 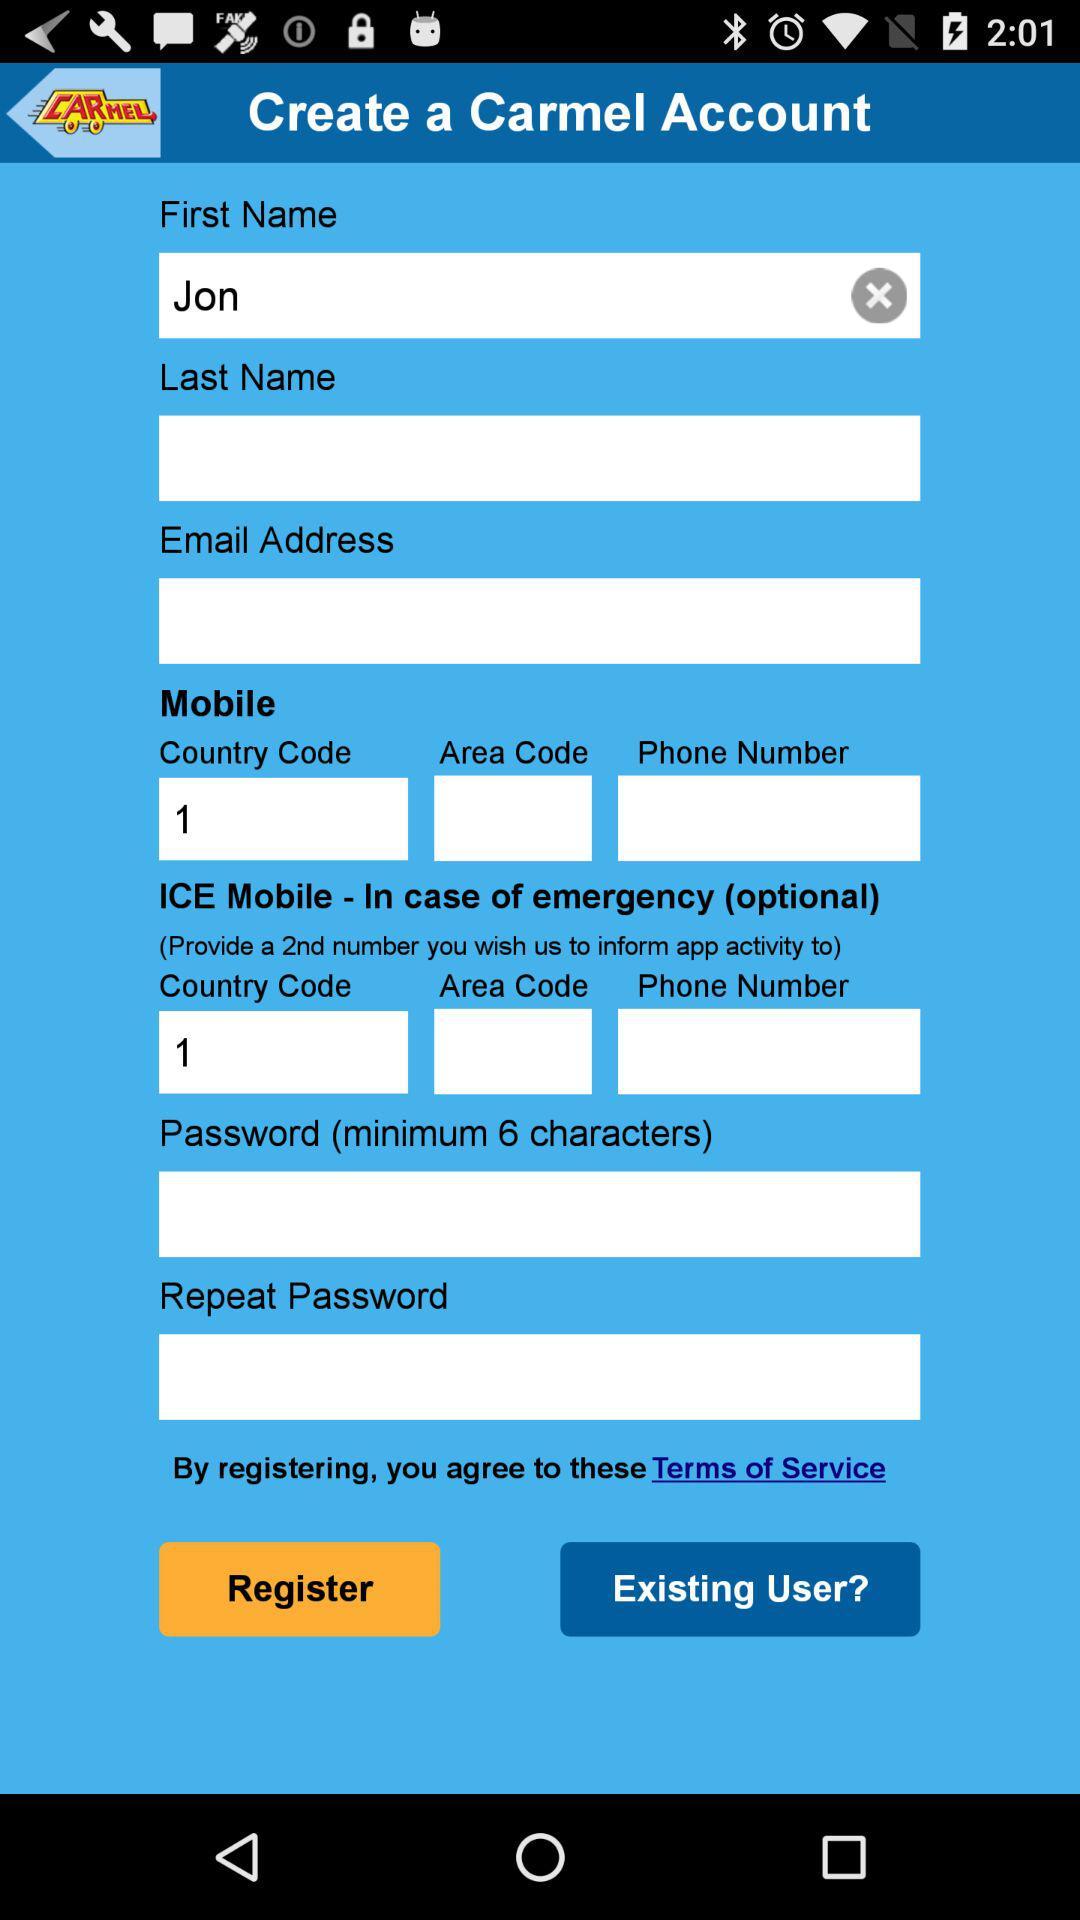 I want to click on item next to the existing user?, so click(x=299, y=1588).